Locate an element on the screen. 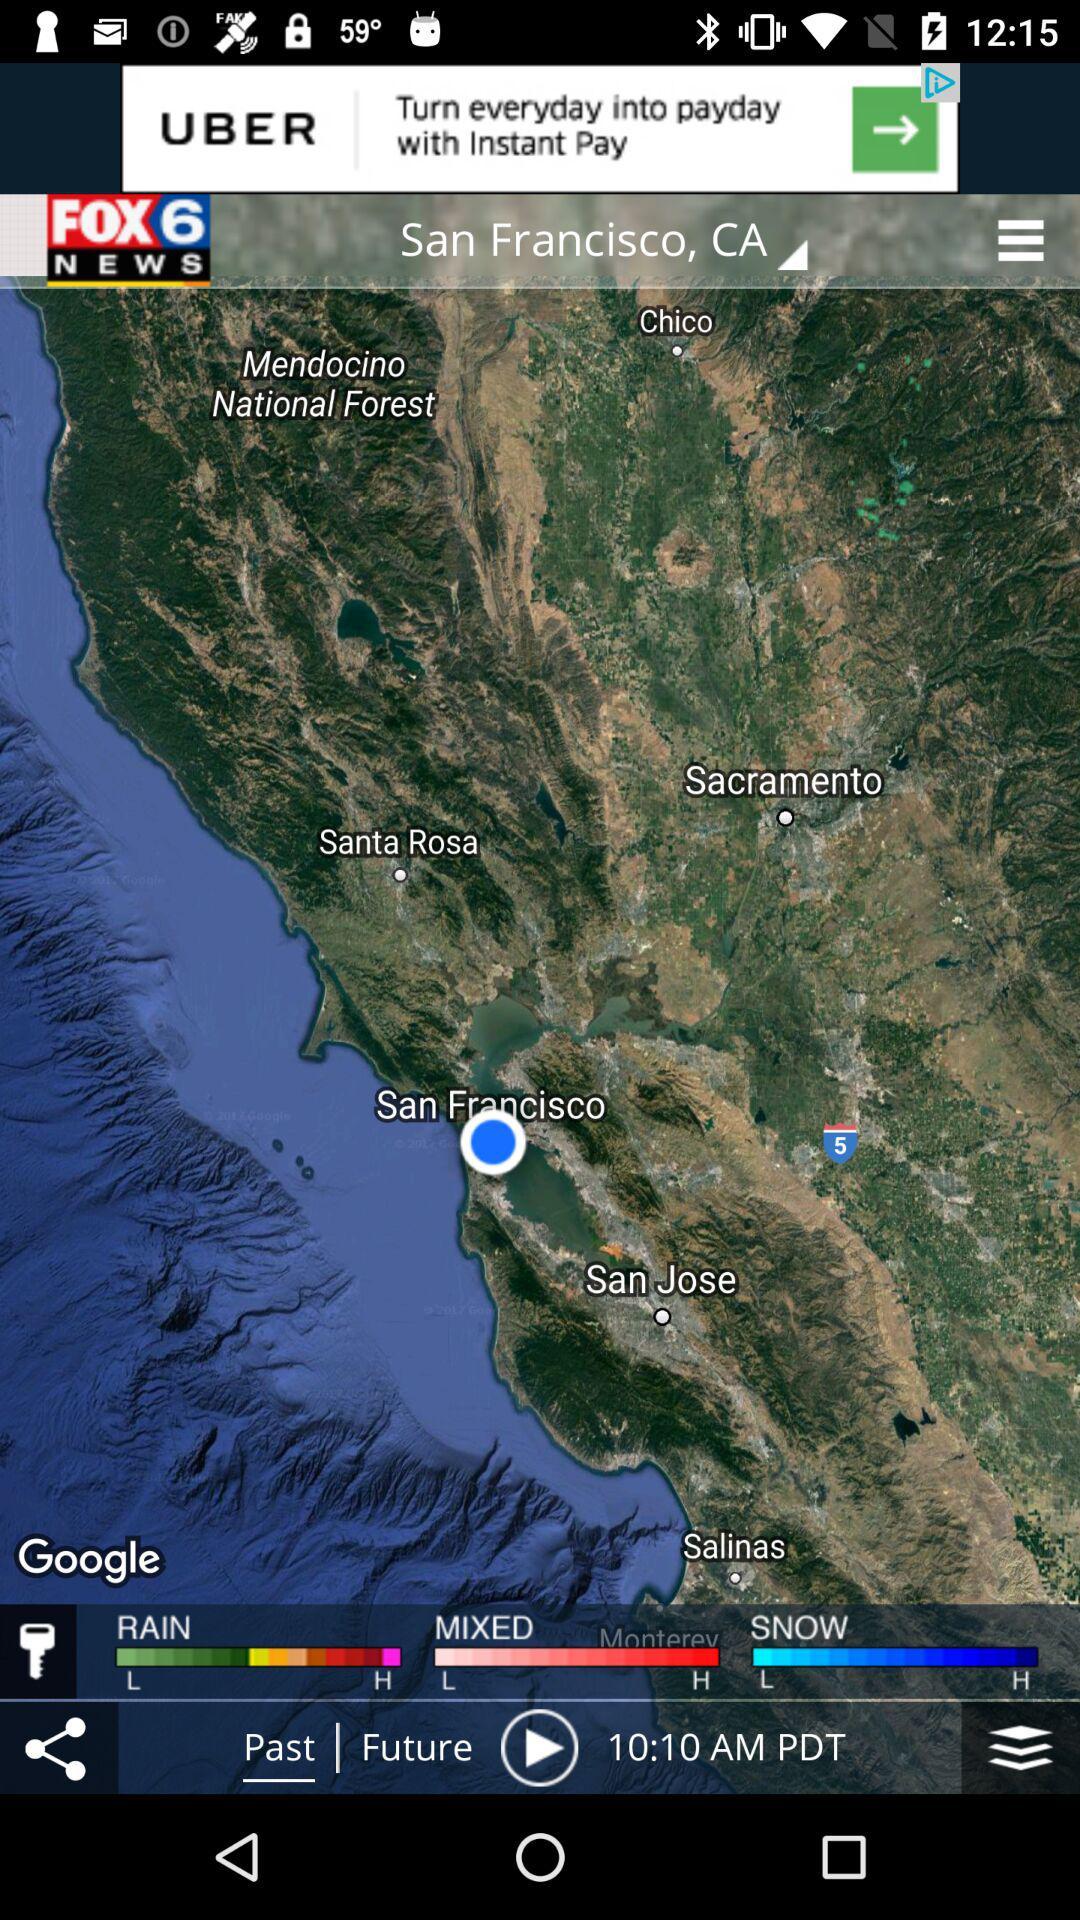 This screenshot has width=1080, height=1920. the layers icon is located at coordinates (1020, 1746).